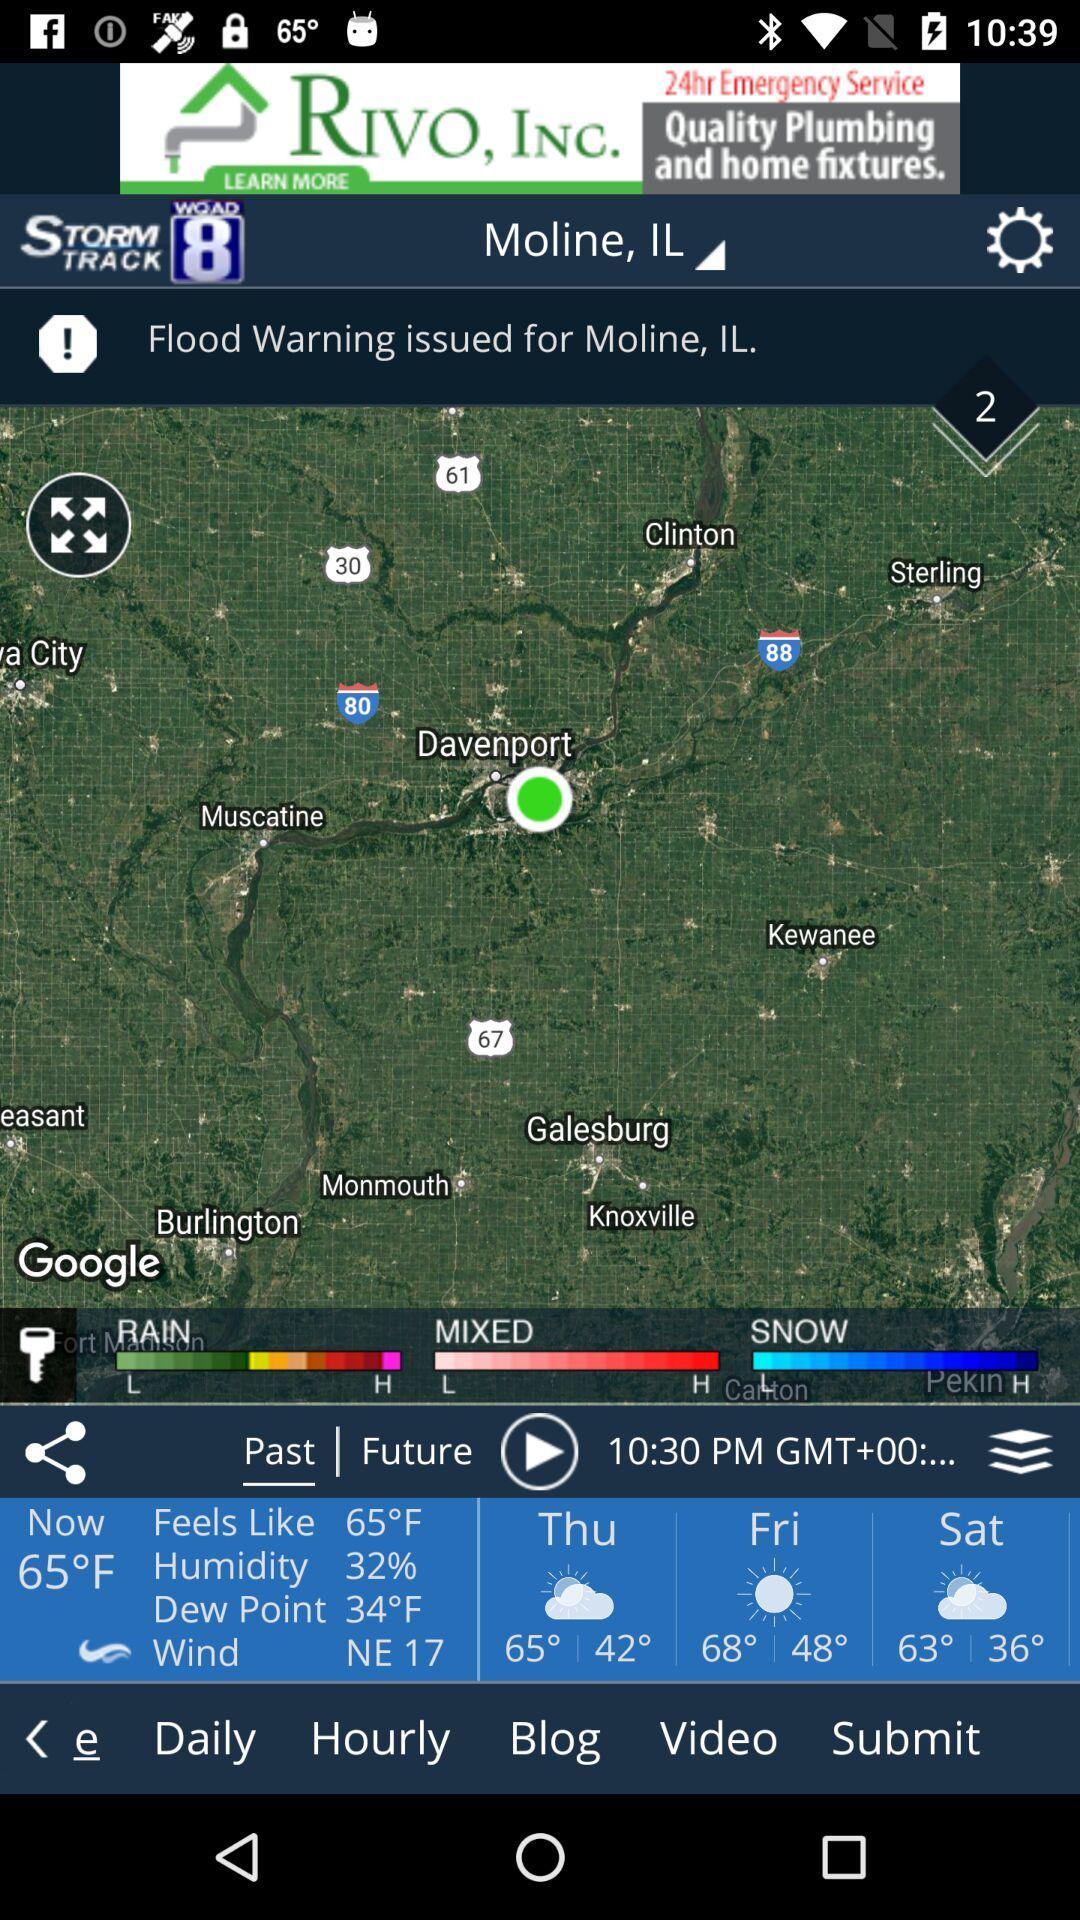 The width and height of the screenshot is (1080, 1920). Describe the element at coordinates (58, 1451) in the screenshot. I see `the share icon` at that location.